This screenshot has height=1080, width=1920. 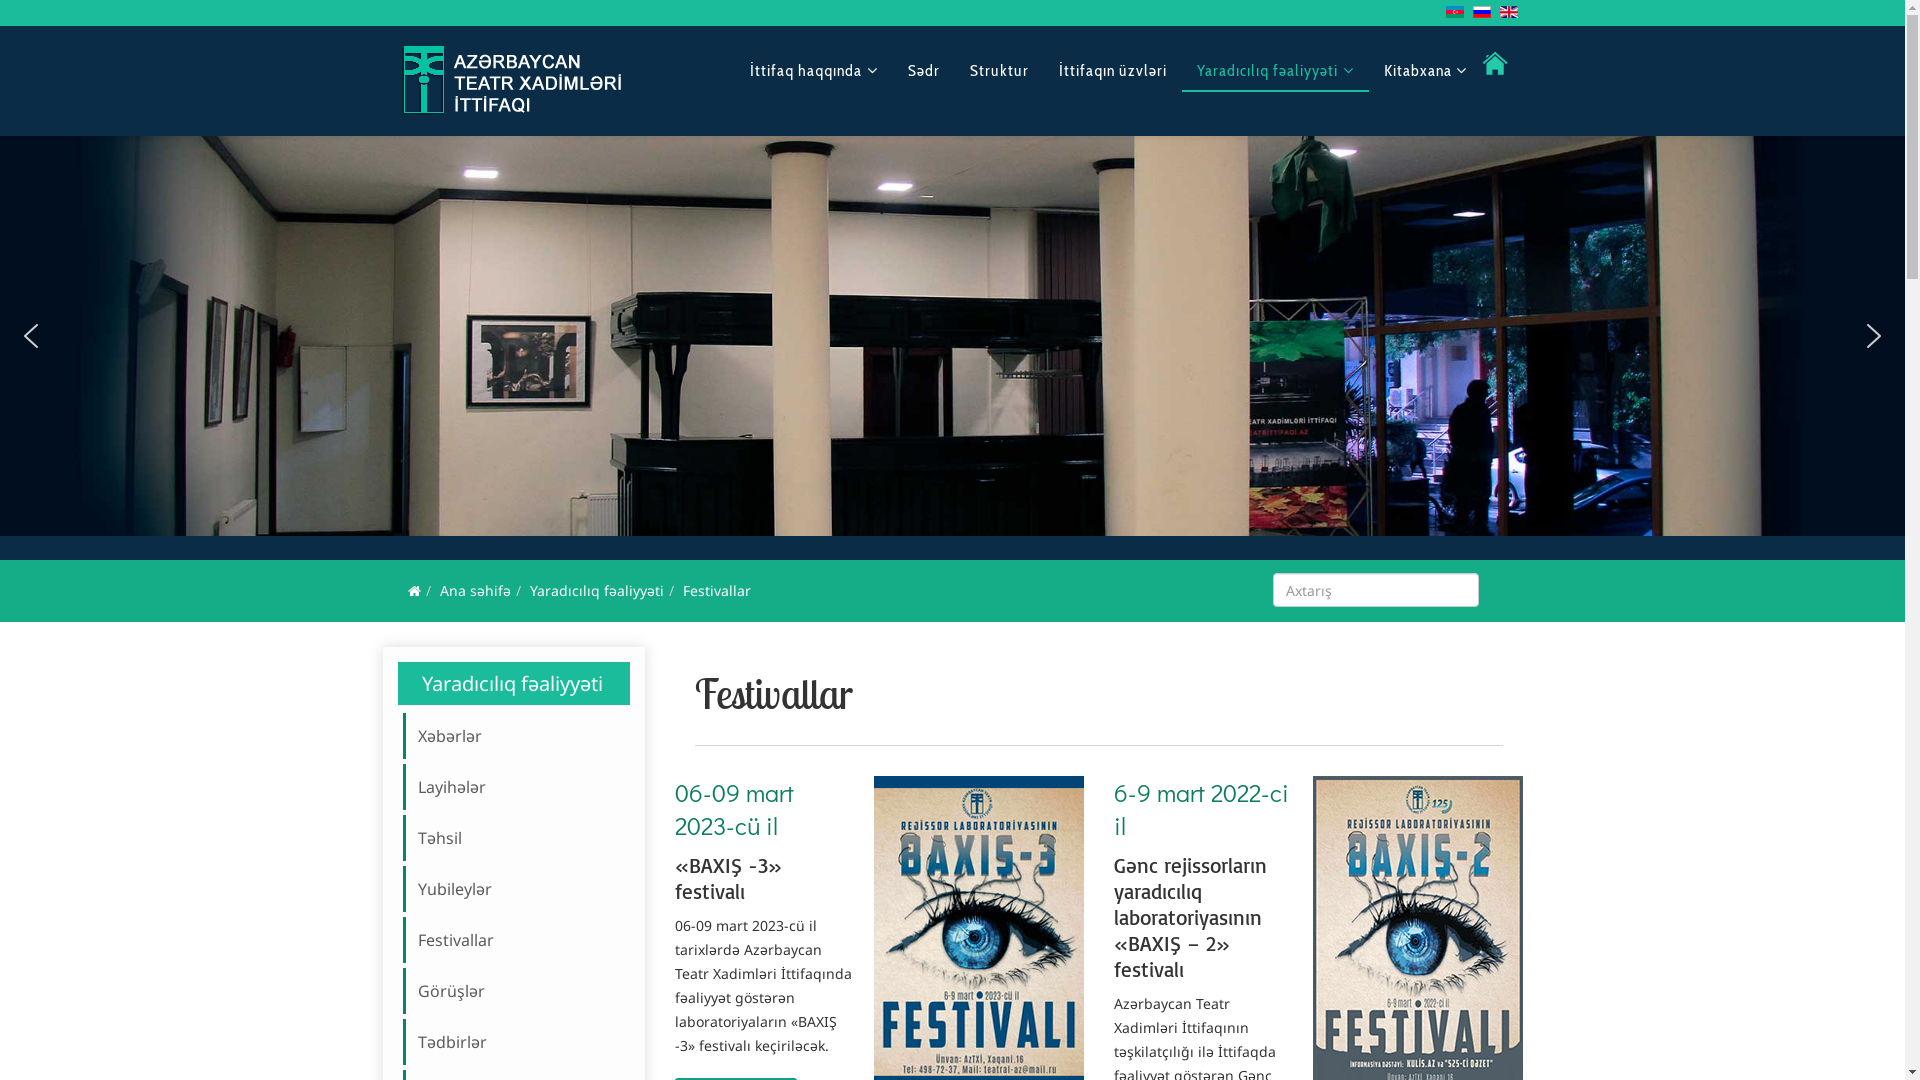 What do you see at coordinates (1454, 11) in the screenshot?
I see `'Azerbaijan (az-AZ)'` at bounding box center [1454, 11].